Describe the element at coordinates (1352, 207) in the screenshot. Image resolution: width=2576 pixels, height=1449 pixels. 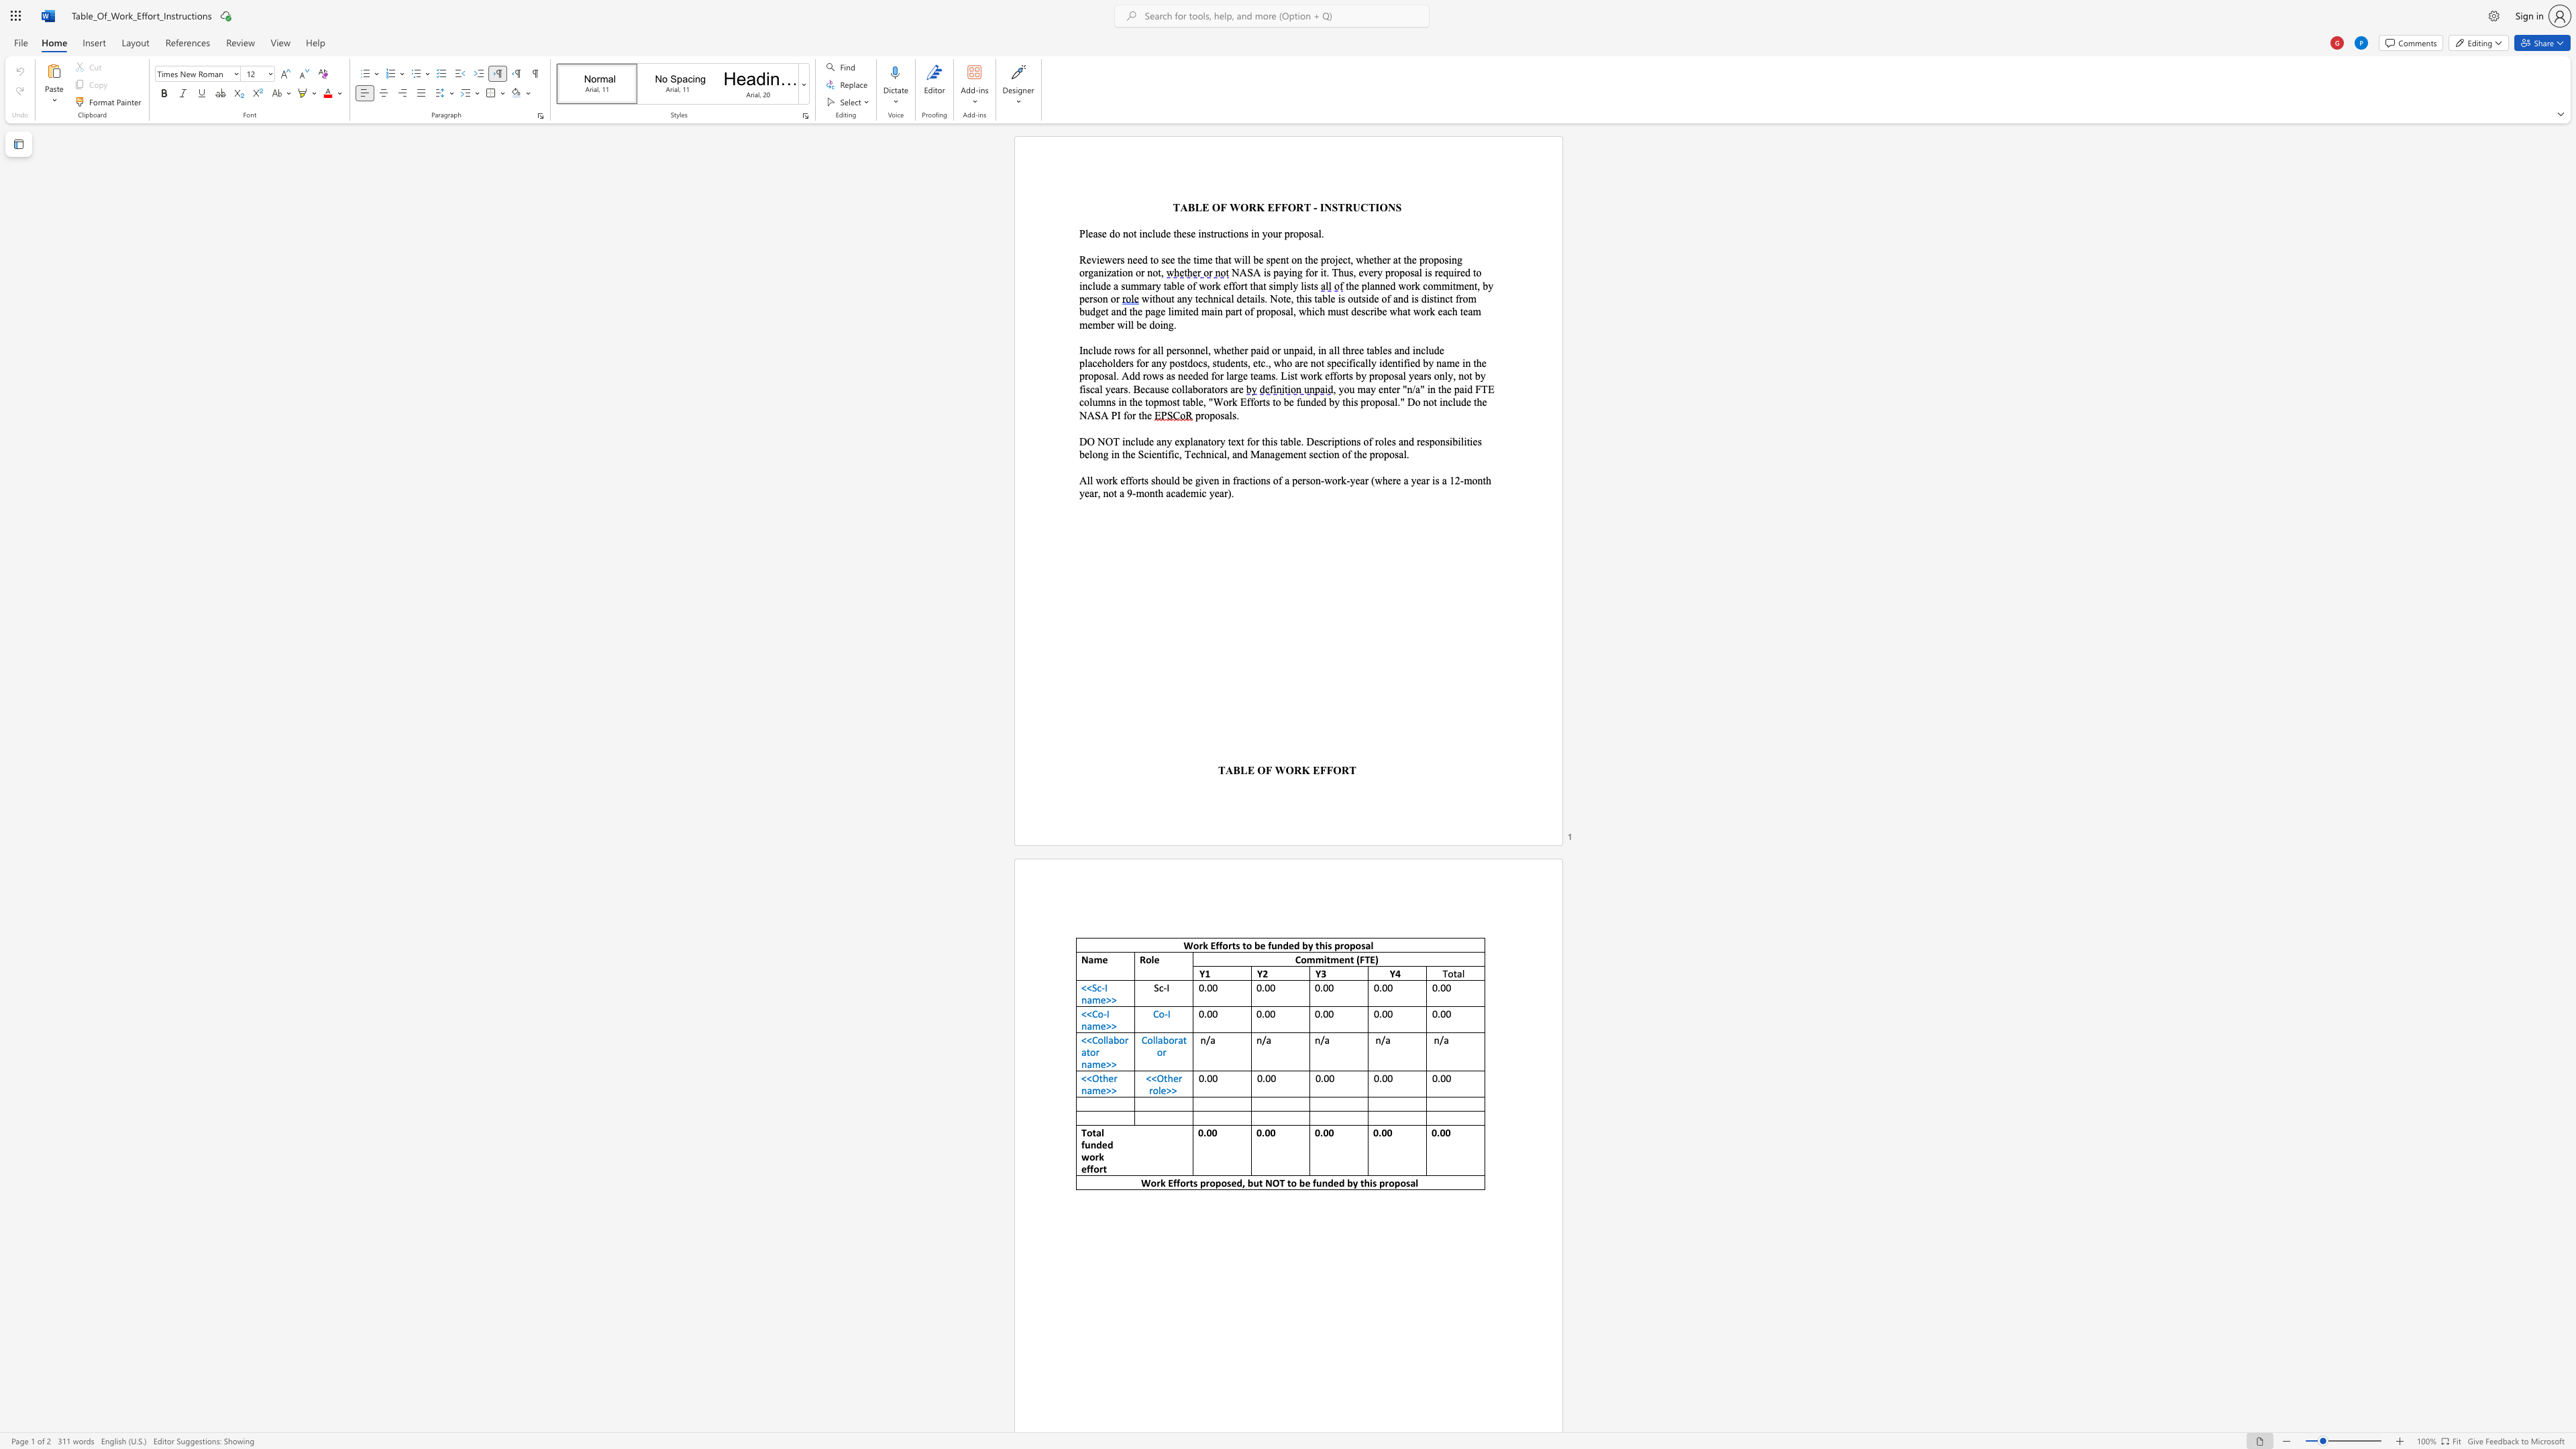
I see `the space between the continuous character "R" and "U" in the text` at that location.